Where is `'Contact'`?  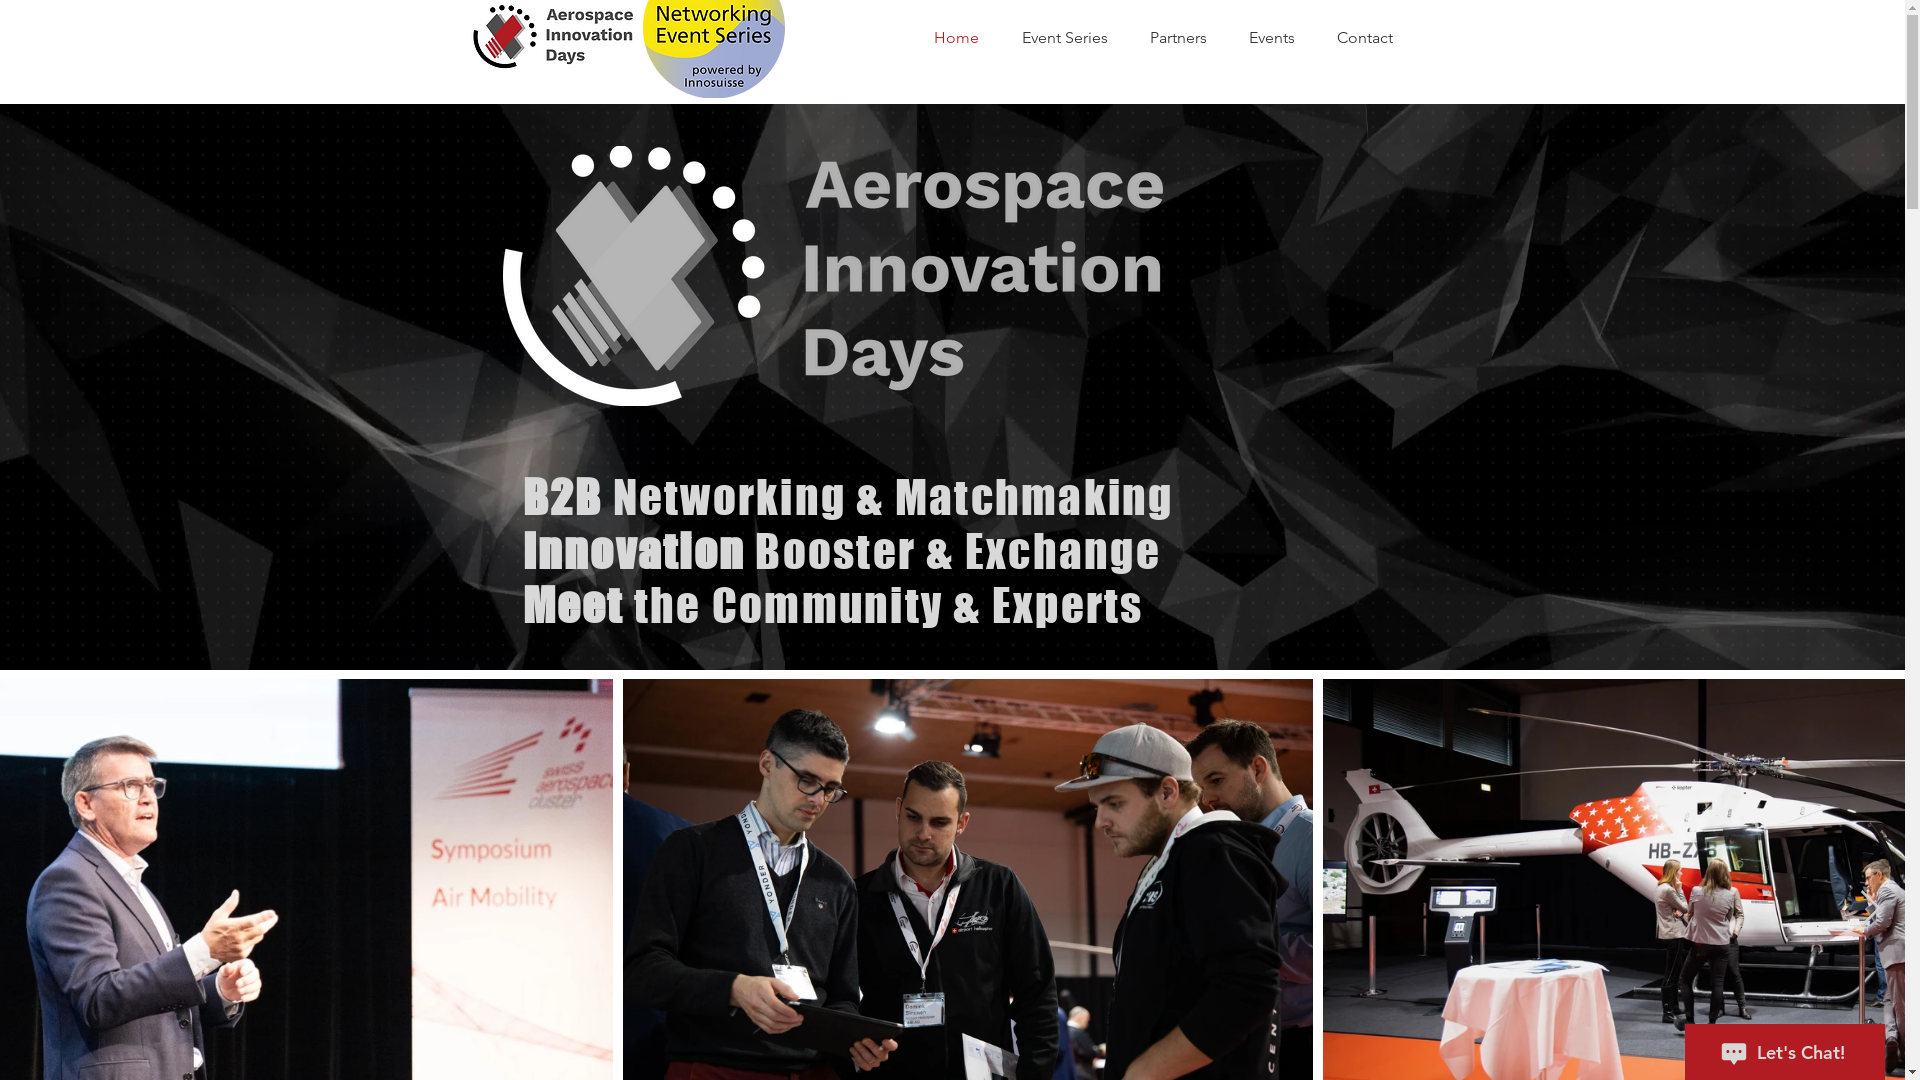 'Contact' is located at coordinates (1373, 37).